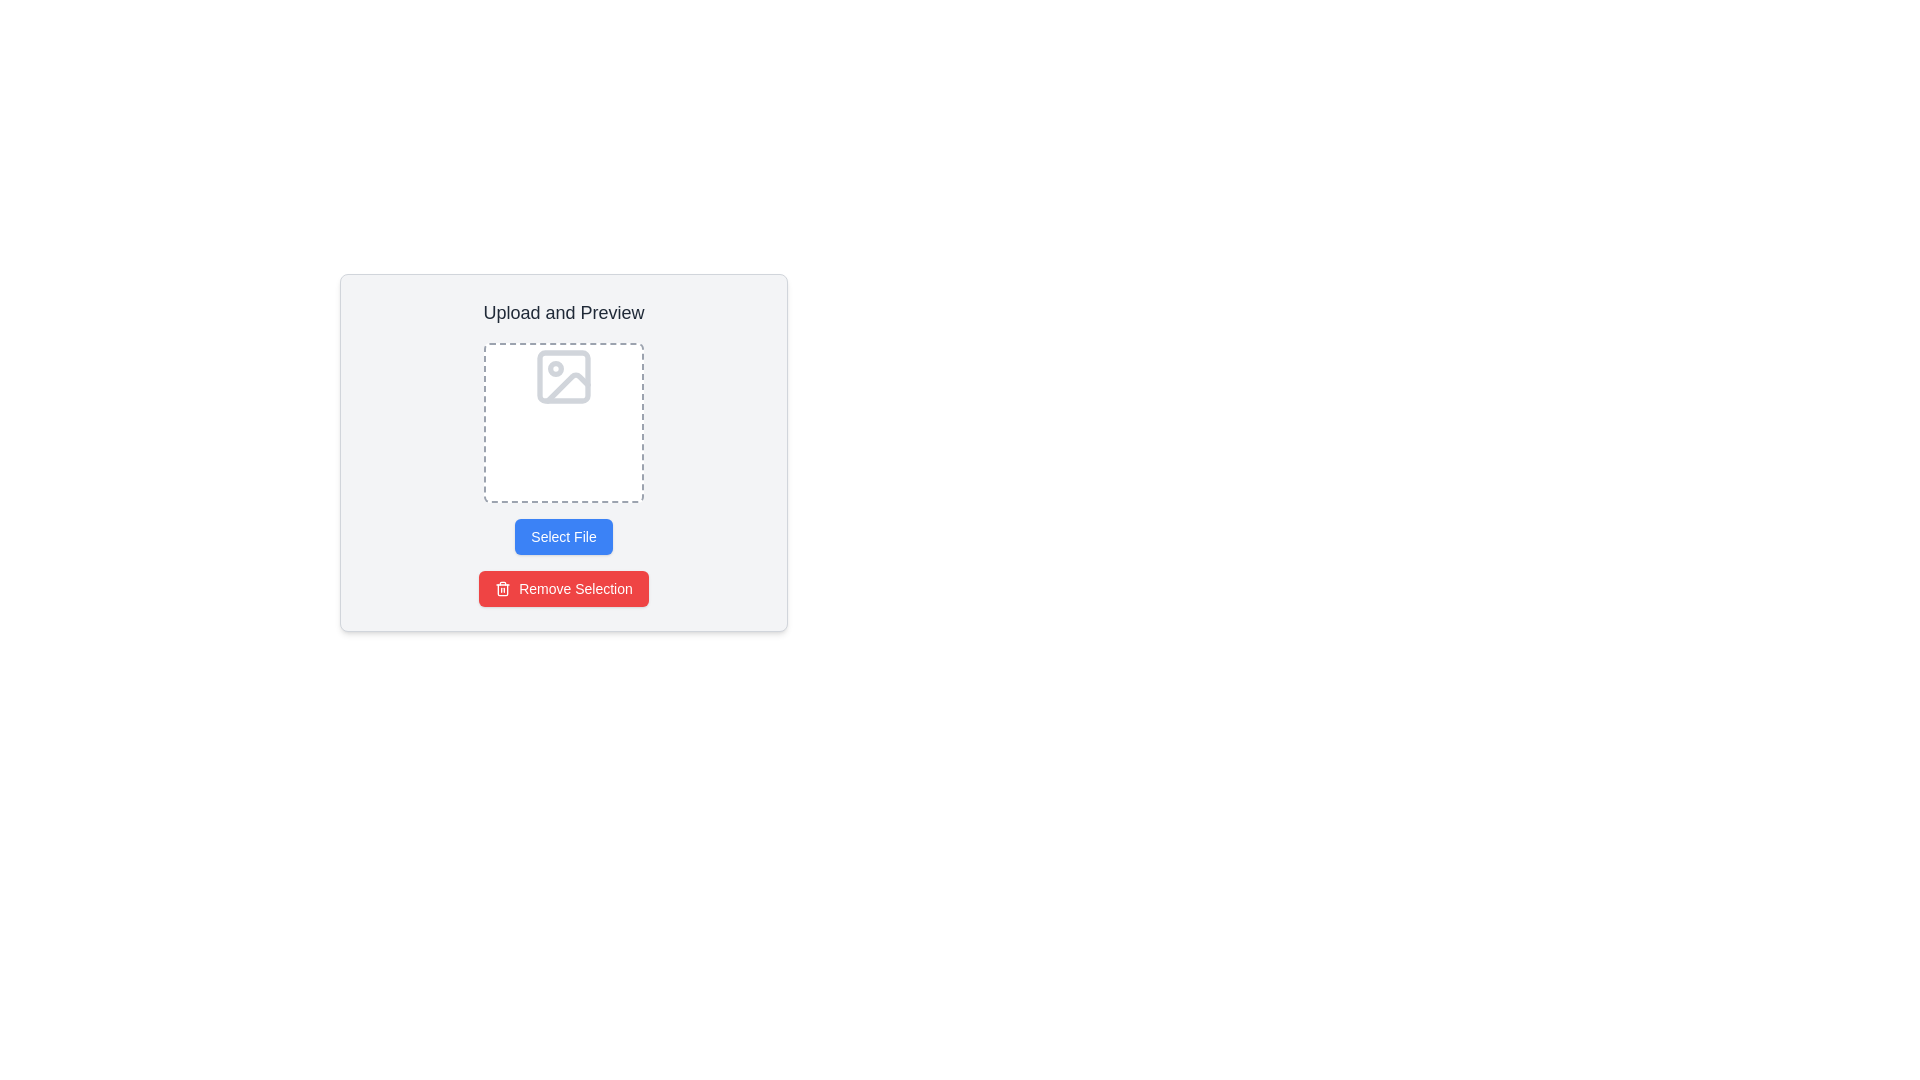  I want to click on the static text label that serves as a title or heading, providing context to the section, so click(562, 312).